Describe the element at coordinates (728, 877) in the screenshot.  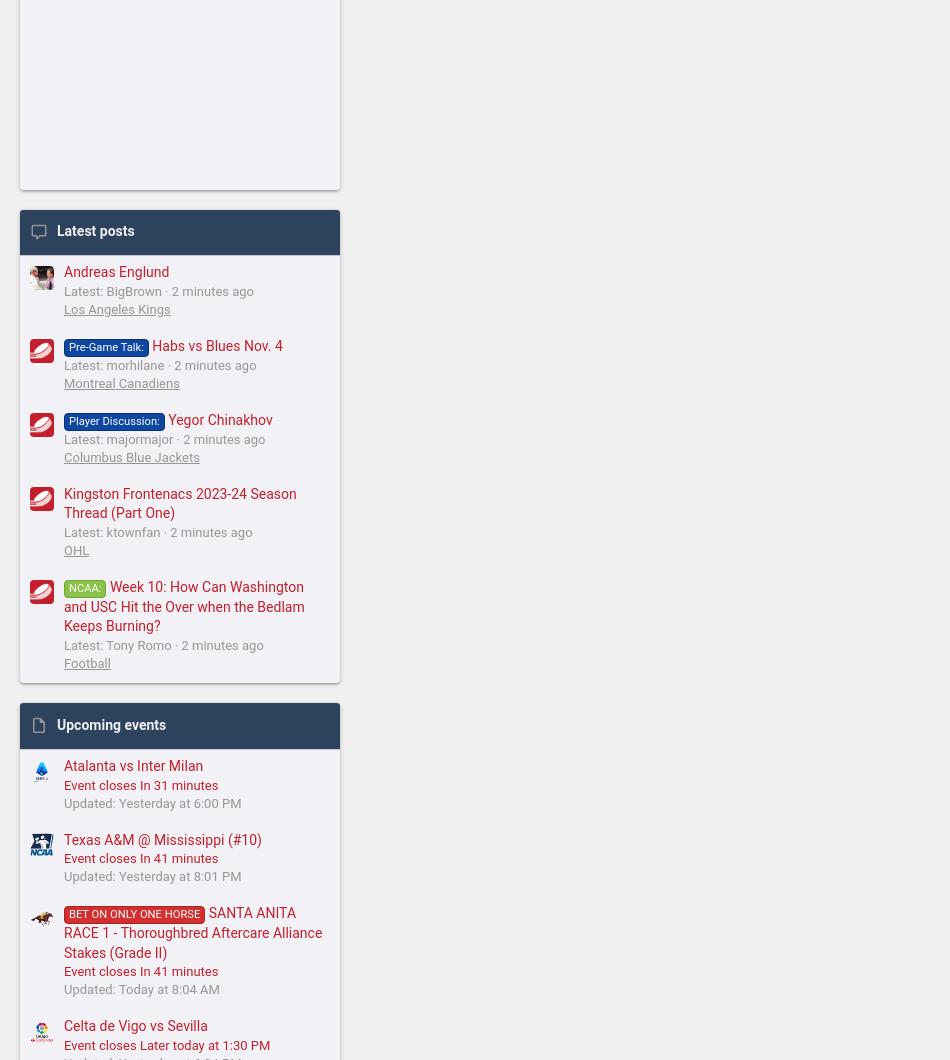
I see `'Privacy policy'` at that location.